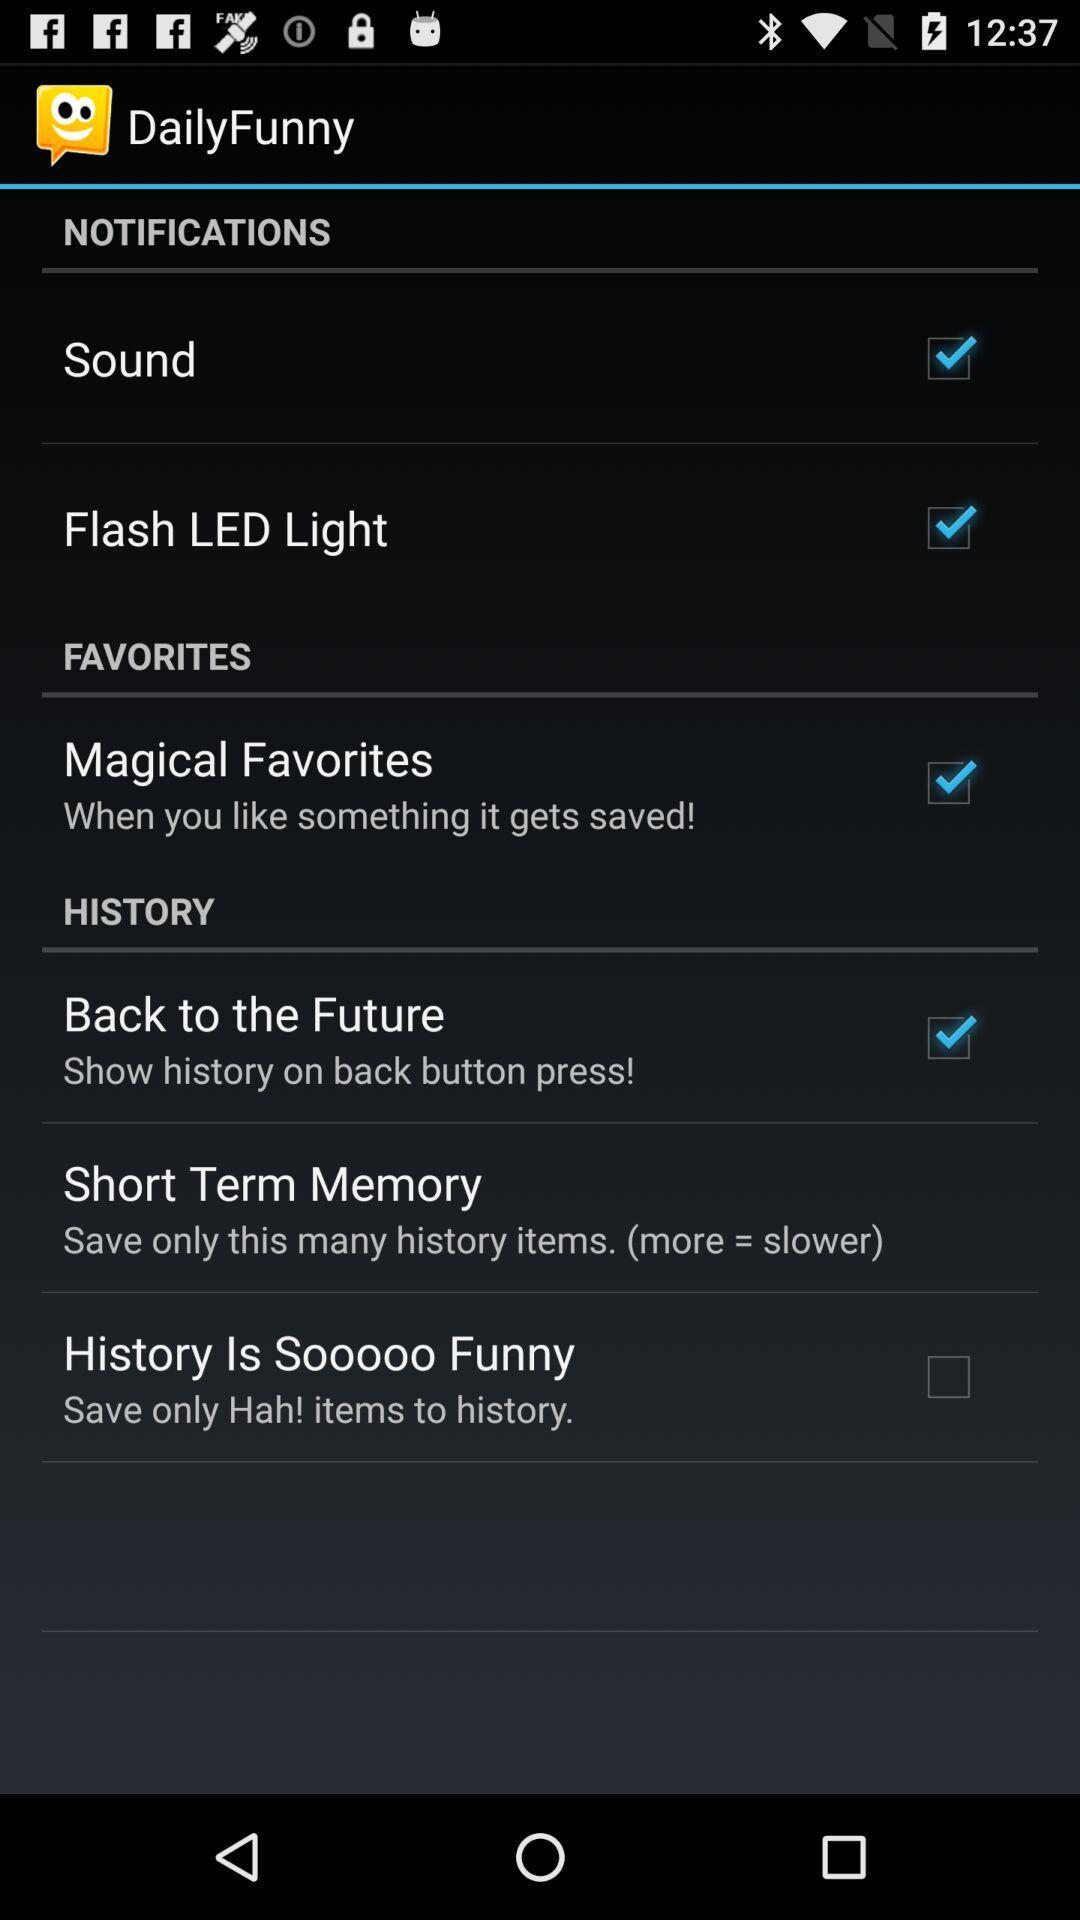 Image resolution: width=1080 pixels, height=1920 pixels. I want to click on the icon above the favorites item, so click(225, 527).